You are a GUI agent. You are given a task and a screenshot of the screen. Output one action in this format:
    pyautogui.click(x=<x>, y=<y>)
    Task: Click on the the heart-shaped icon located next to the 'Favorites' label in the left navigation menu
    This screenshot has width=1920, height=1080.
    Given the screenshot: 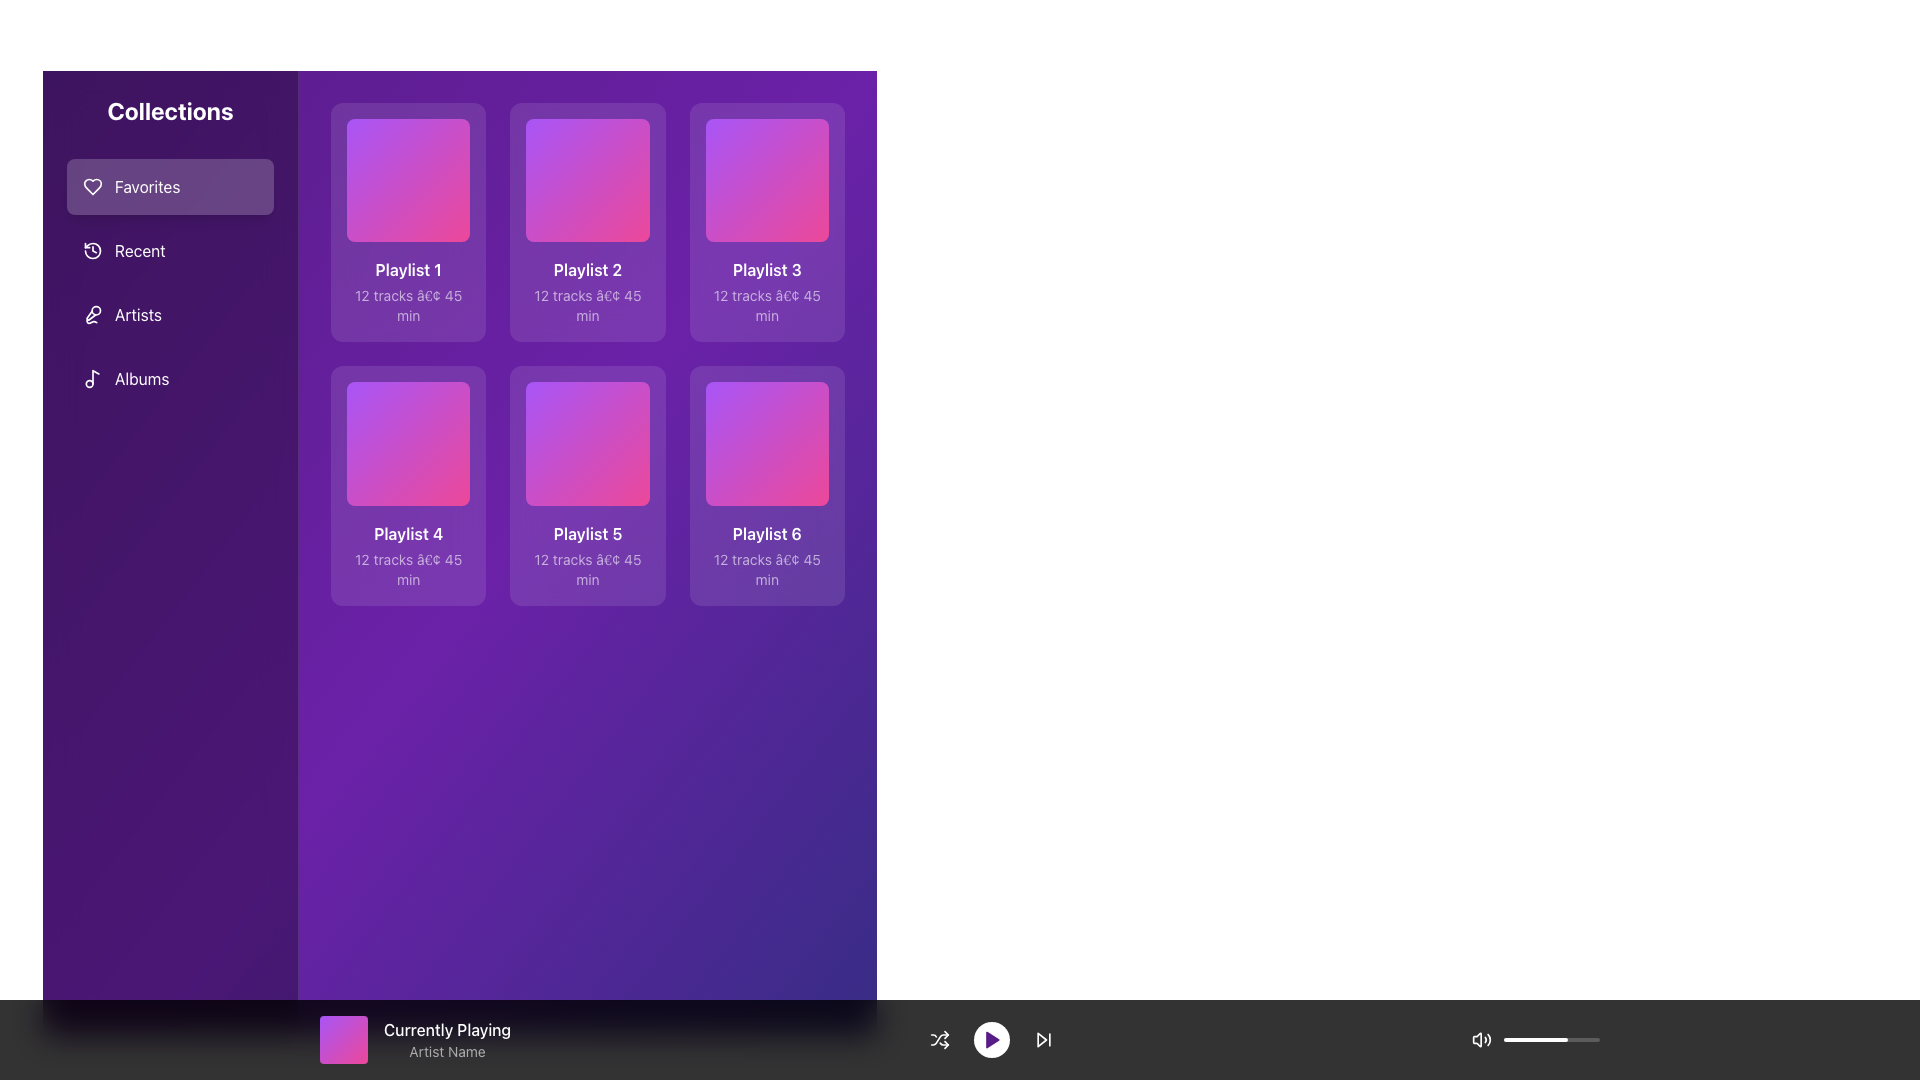 What is the action you would take?
    pyautogui.click(x=91, y=186)
    